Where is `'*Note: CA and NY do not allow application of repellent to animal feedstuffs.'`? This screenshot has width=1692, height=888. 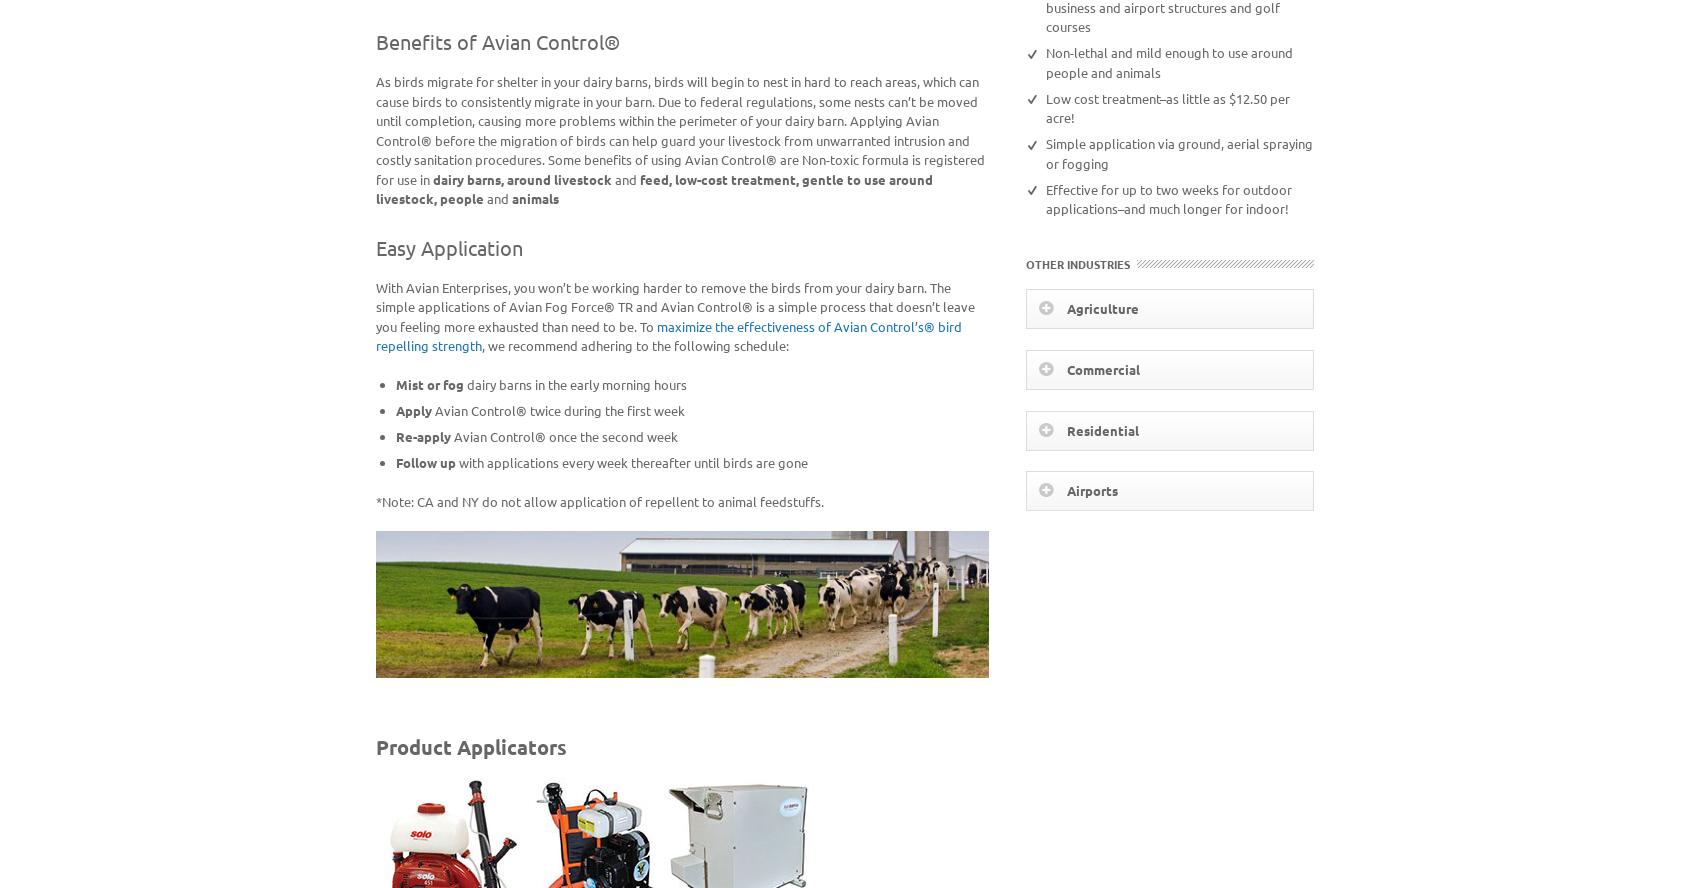 '*Note: CA and NY do not allow application of repellent to animal feedstuffs.' is located at coordinates (598, 500).